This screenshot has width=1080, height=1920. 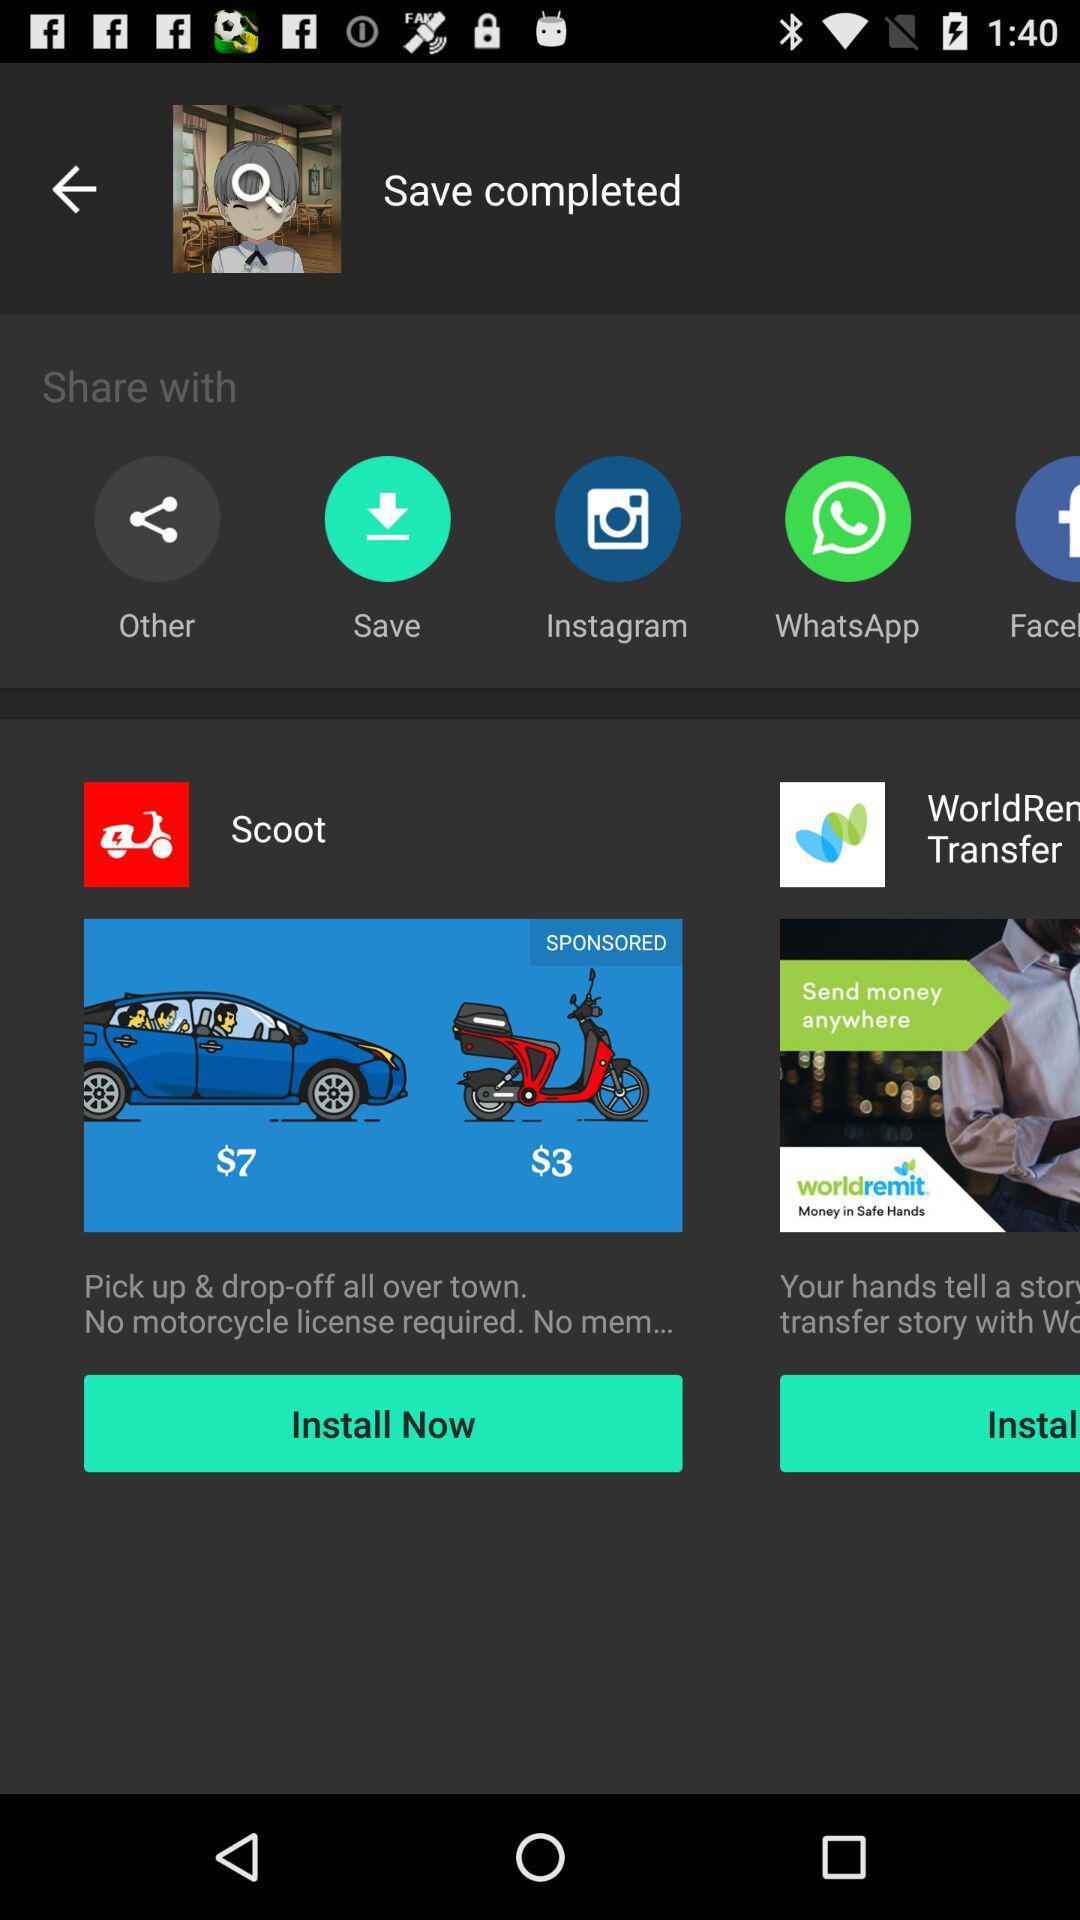 I want to click on pick up drop, so click(x=383, y=1303).